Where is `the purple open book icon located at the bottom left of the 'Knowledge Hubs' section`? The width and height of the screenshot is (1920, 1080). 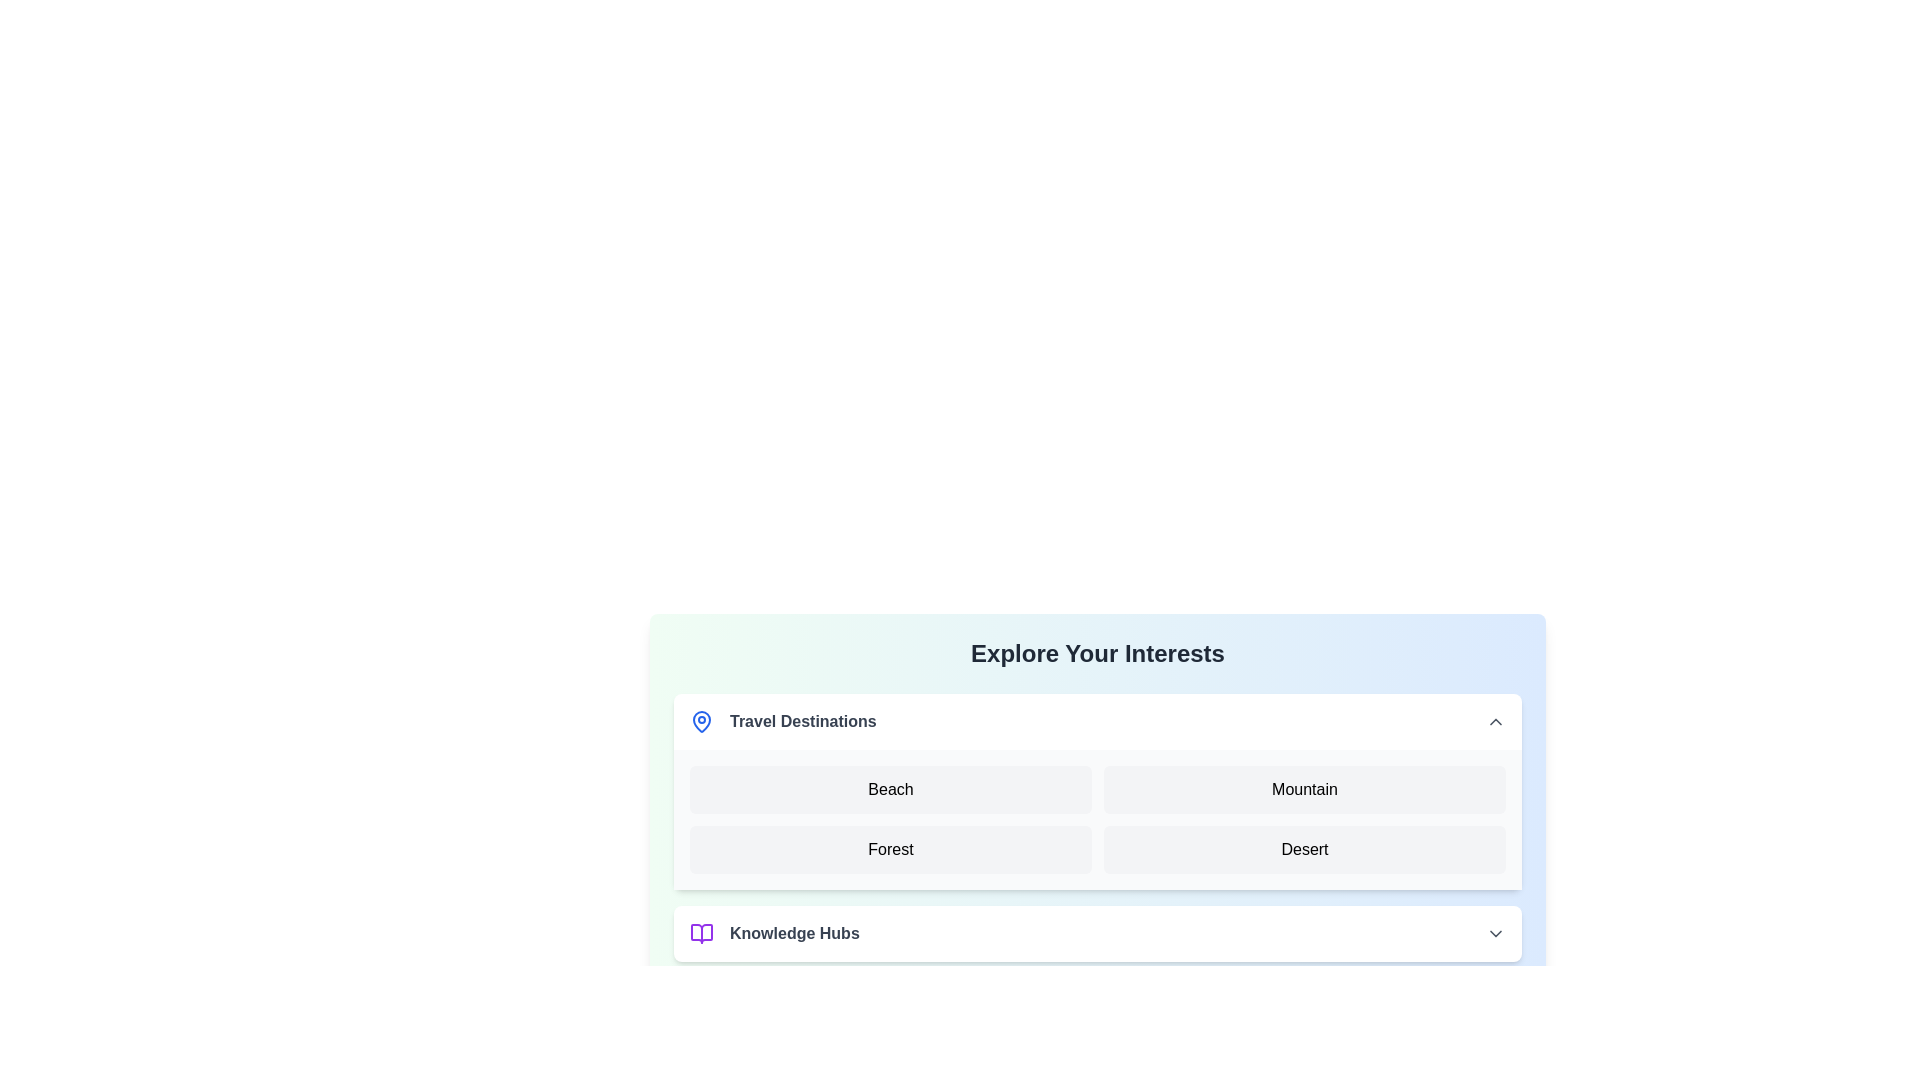
the purple open book icon located at the bottom left of the 'Knowledge Hubs' section is located at coordinates (701, 933).